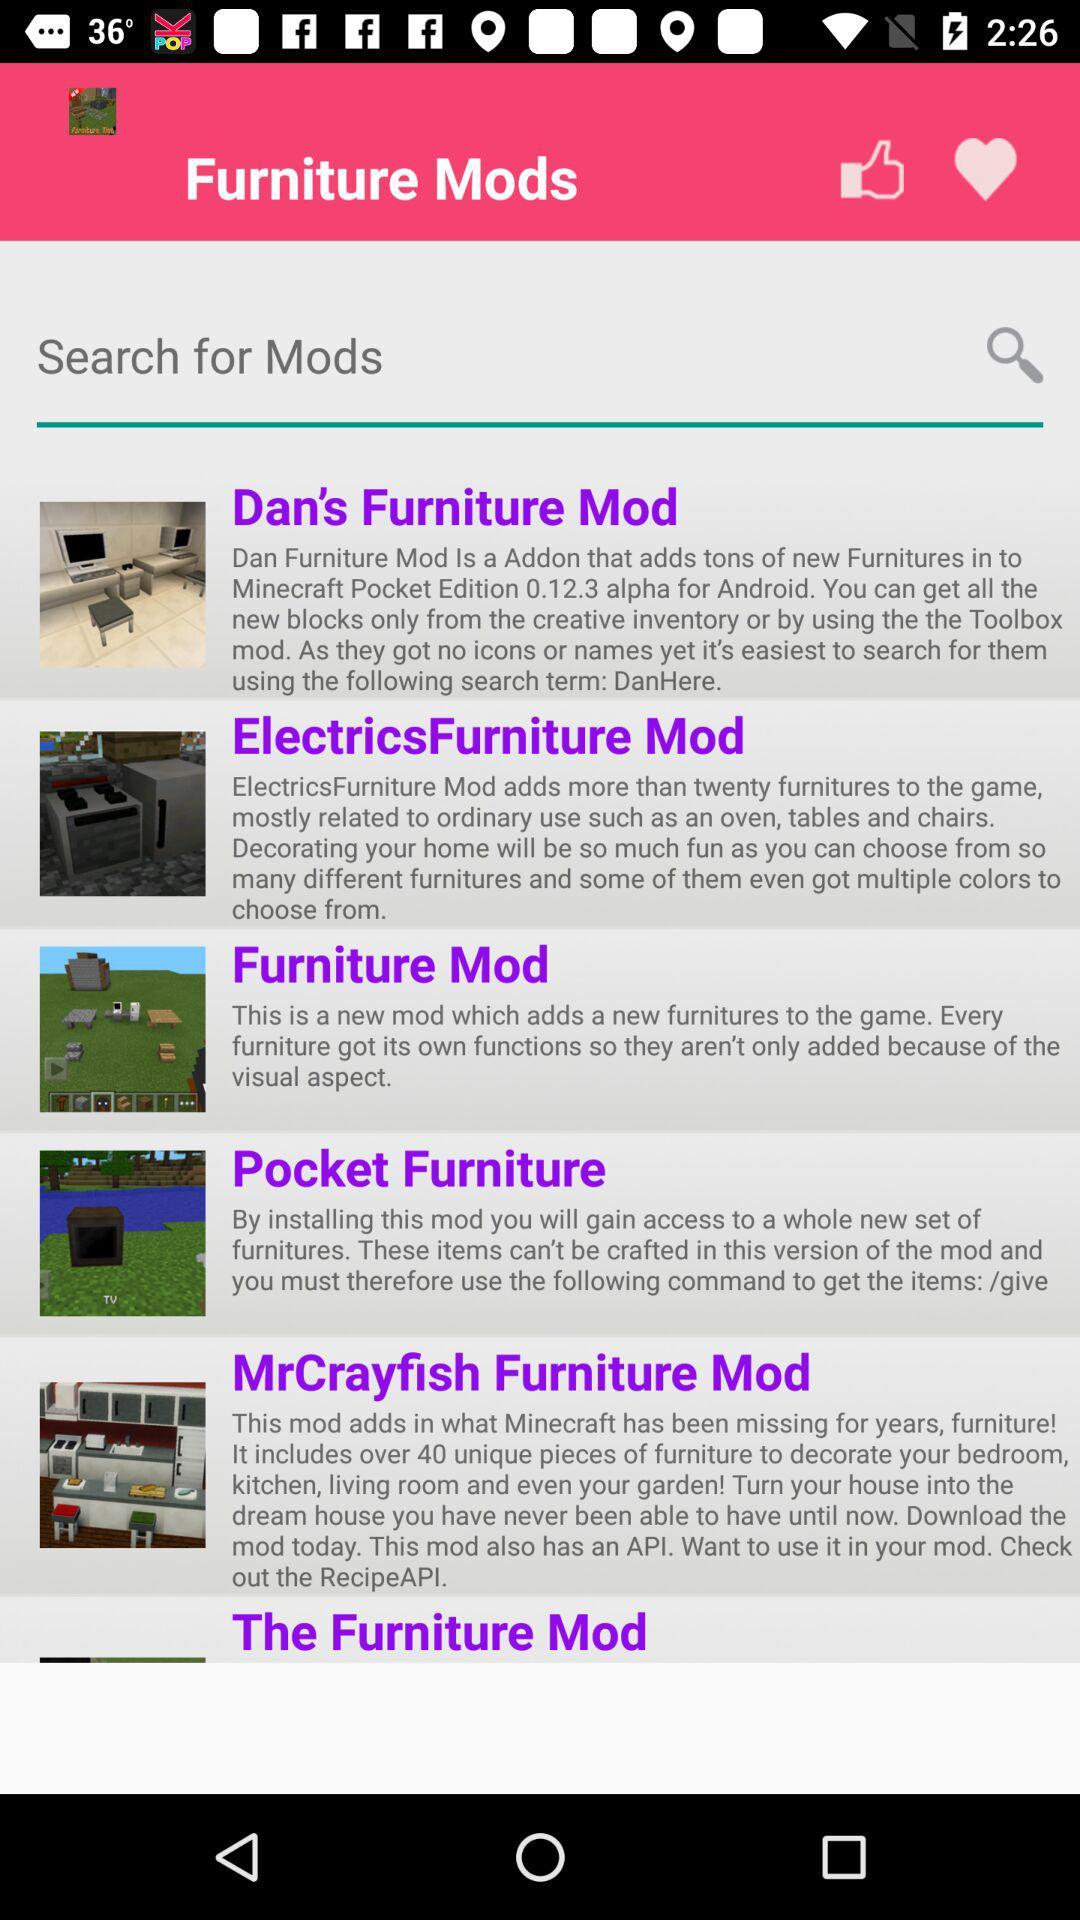 The image size is (1080, 1920). I want to click on by installing this app, so click(655, 1248).